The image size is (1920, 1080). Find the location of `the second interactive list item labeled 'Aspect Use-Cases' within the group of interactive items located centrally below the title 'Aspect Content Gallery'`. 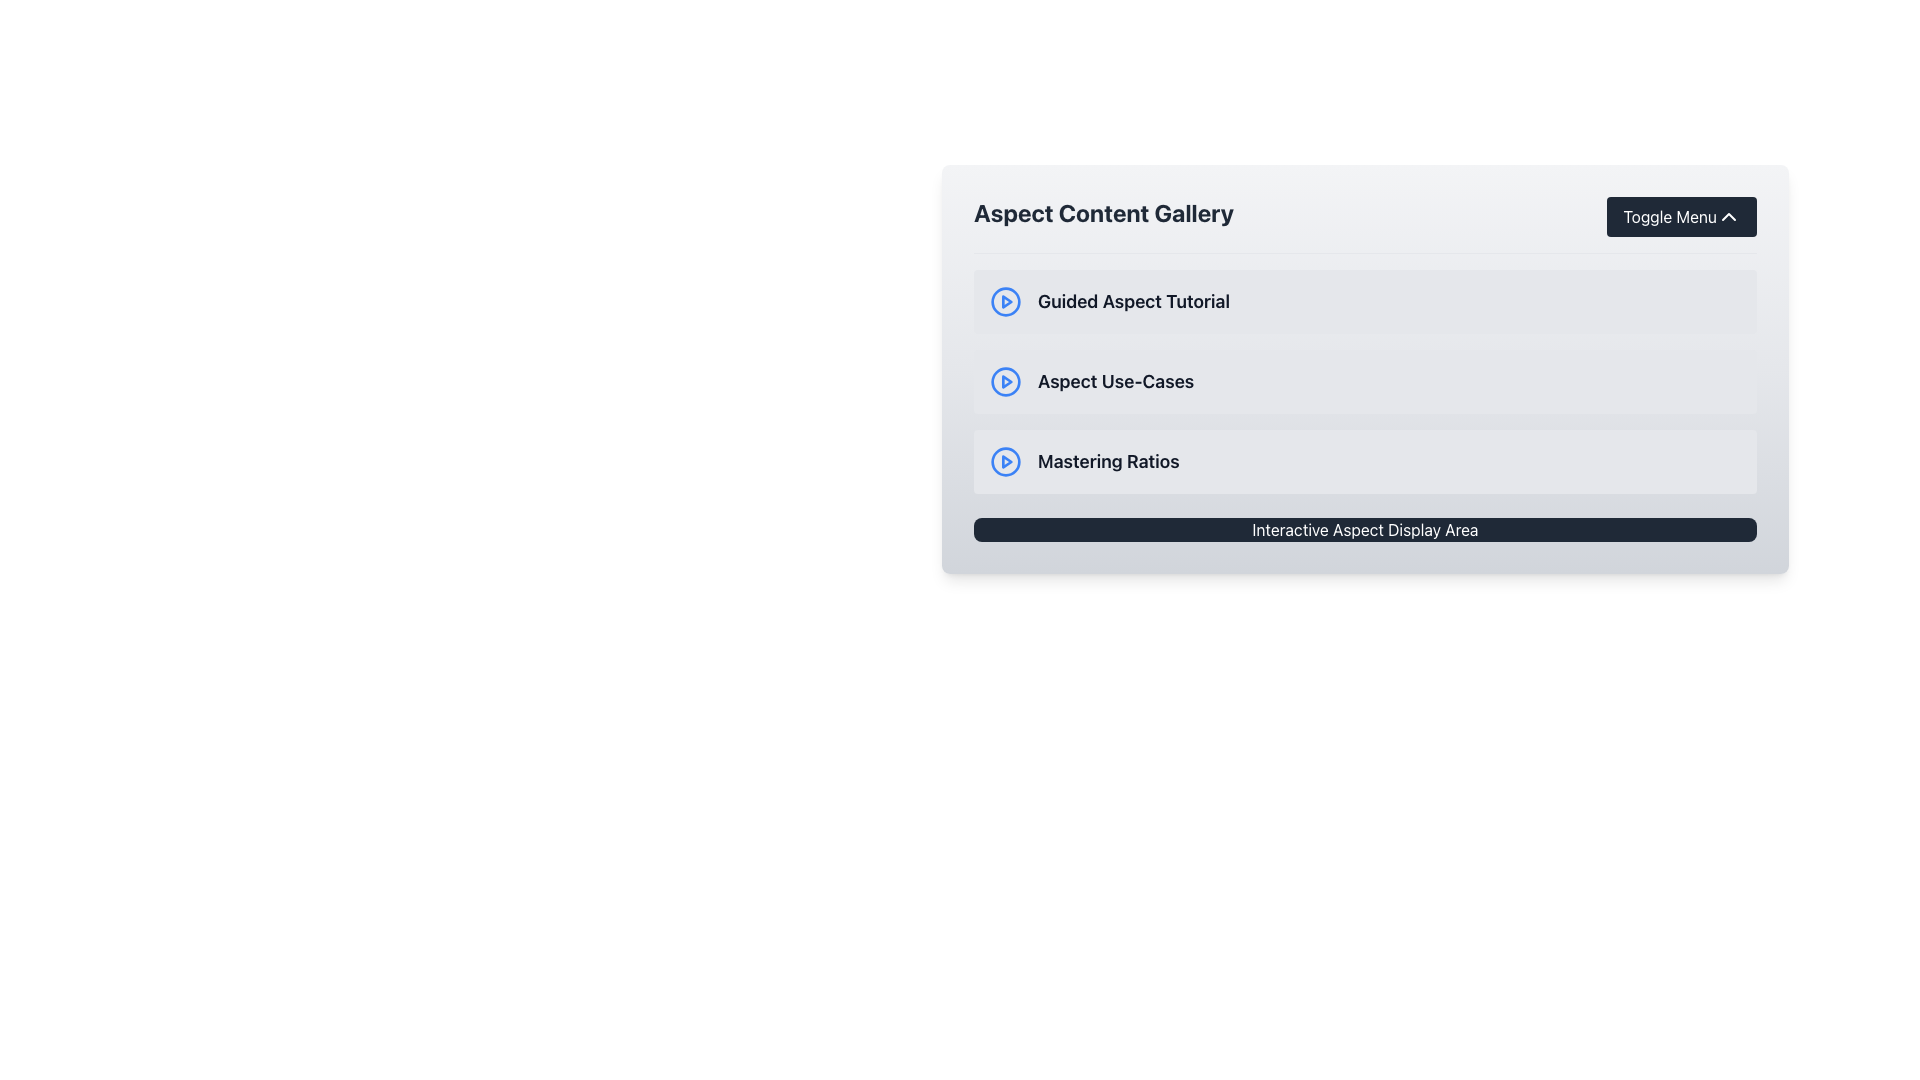

the second interactive list item labeled 'Aspect Use-Cases' within the group of interactive items located centrally below the title 'Aspect Content Gallery' is located at coordinates (1364, 381).